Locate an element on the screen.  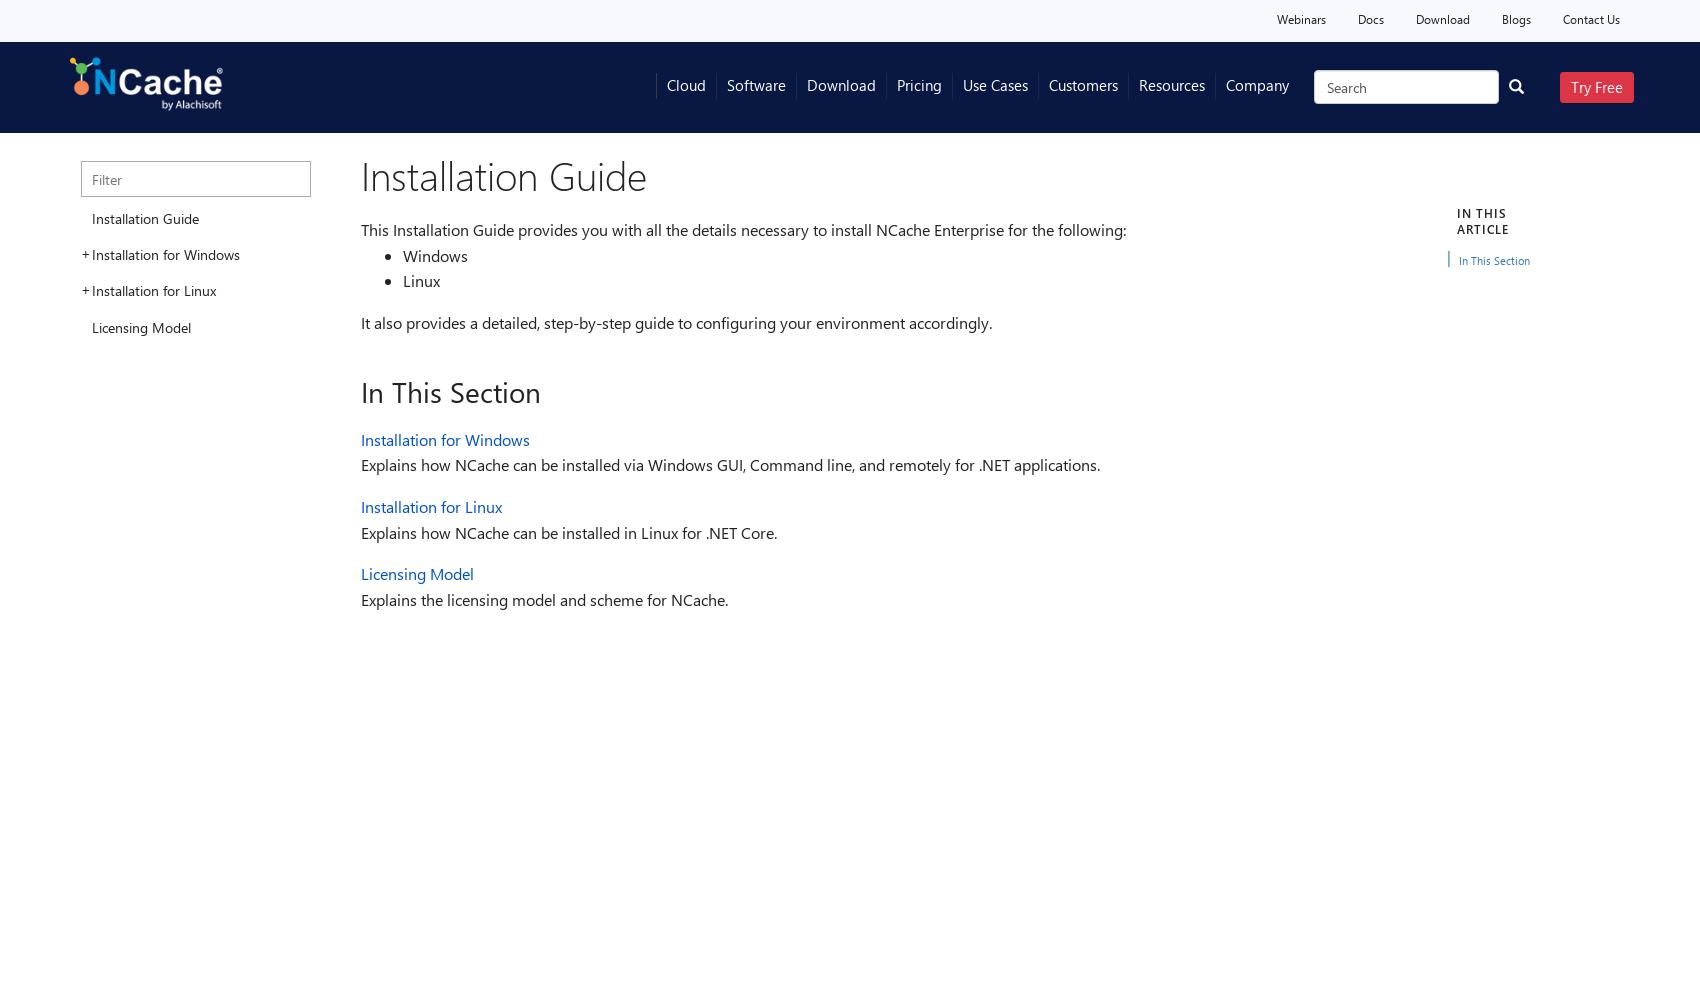
'Use Cases' is located at coordinates (994, 84).